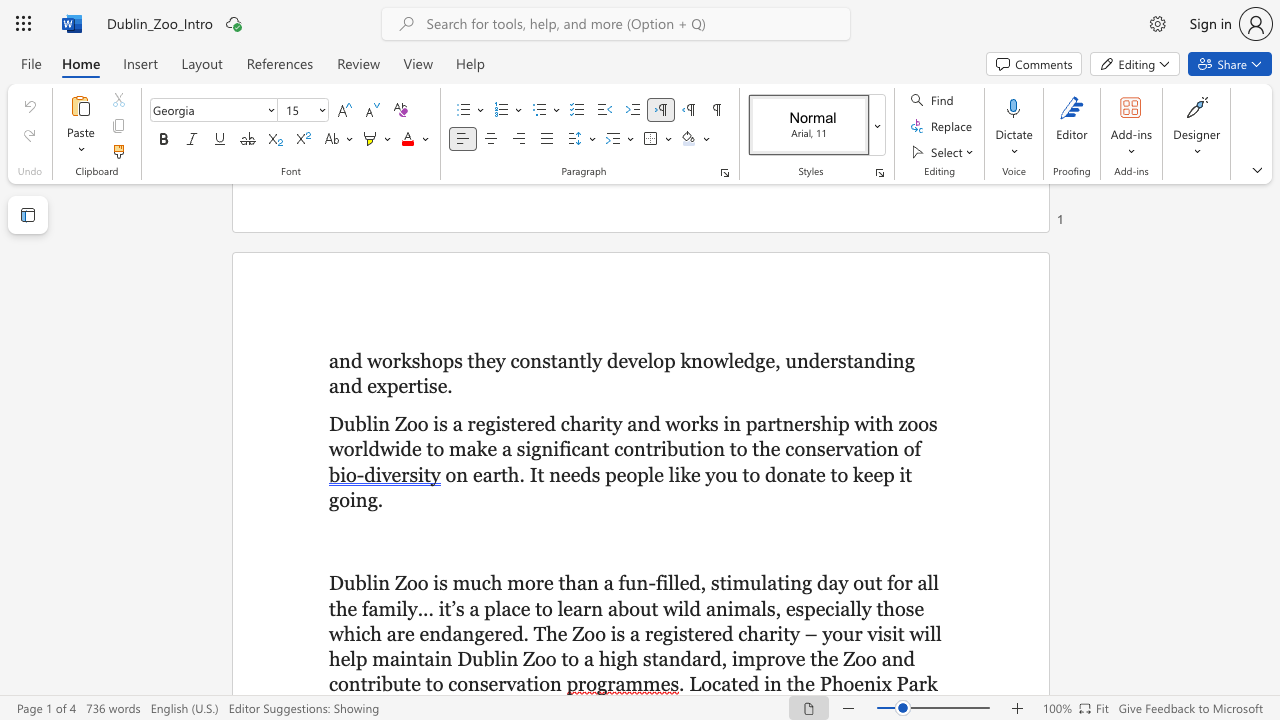  I want to click on the subset text "ard, improve th" within the text "Dublin Zoo to a high standard, improve the Zoo and contribute to conservation", so click(691, 659).